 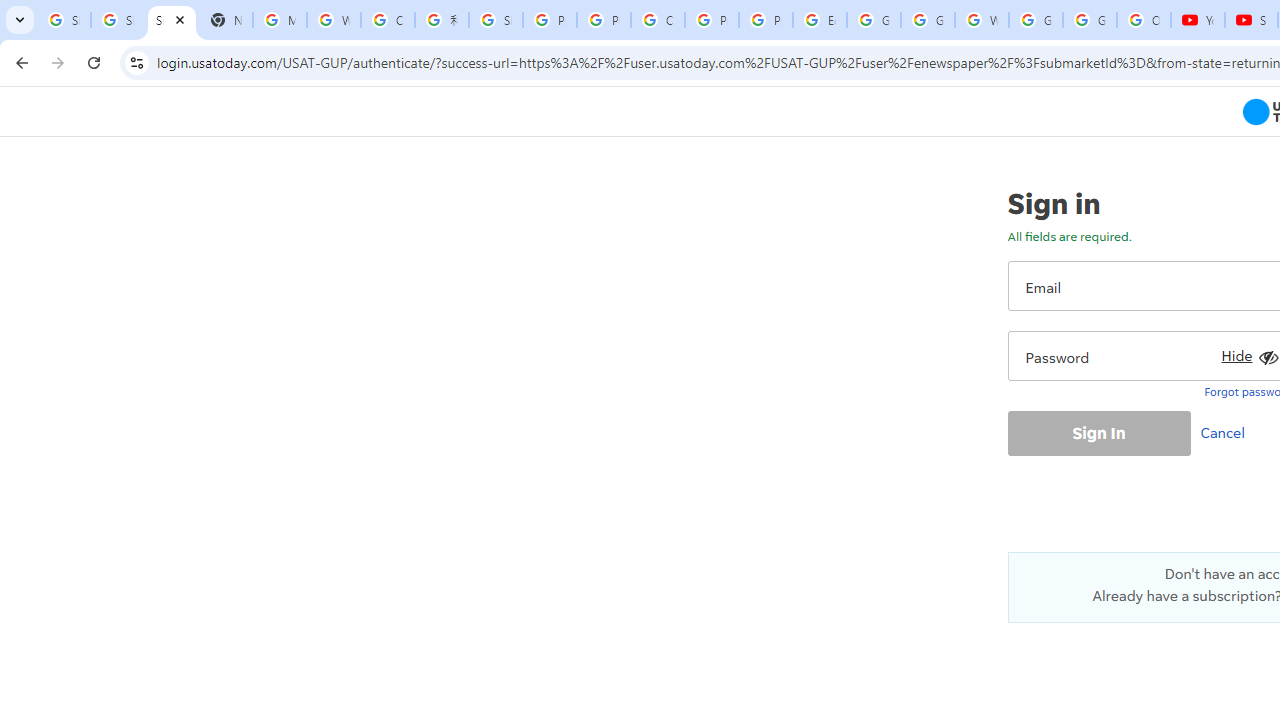 What do you see at coordinates (334, 20) in the screenshot?
I see `'Who is my administrator? - Google Account Help'` at bounding box center [334, 20].